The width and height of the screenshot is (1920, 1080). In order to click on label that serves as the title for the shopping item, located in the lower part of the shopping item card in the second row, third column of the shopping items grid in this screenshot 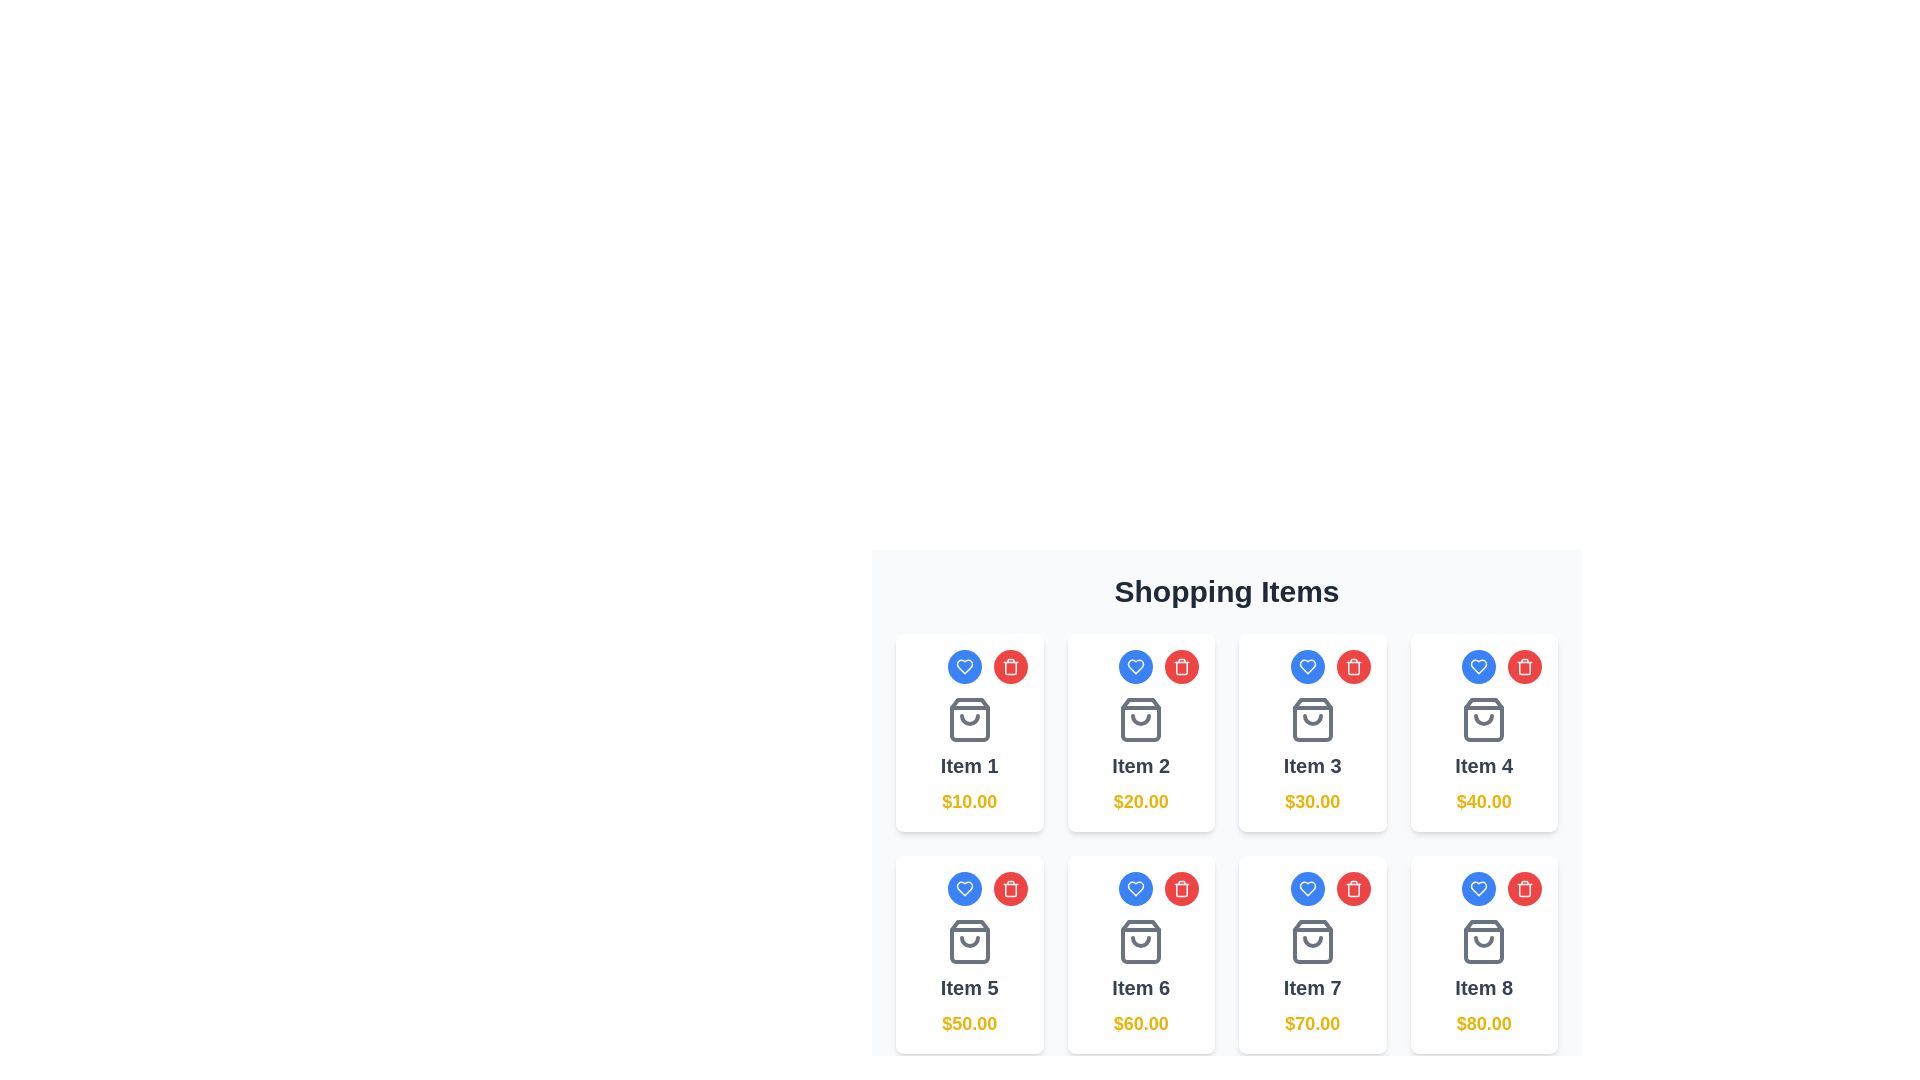, I will do `click(1141, 986)`.